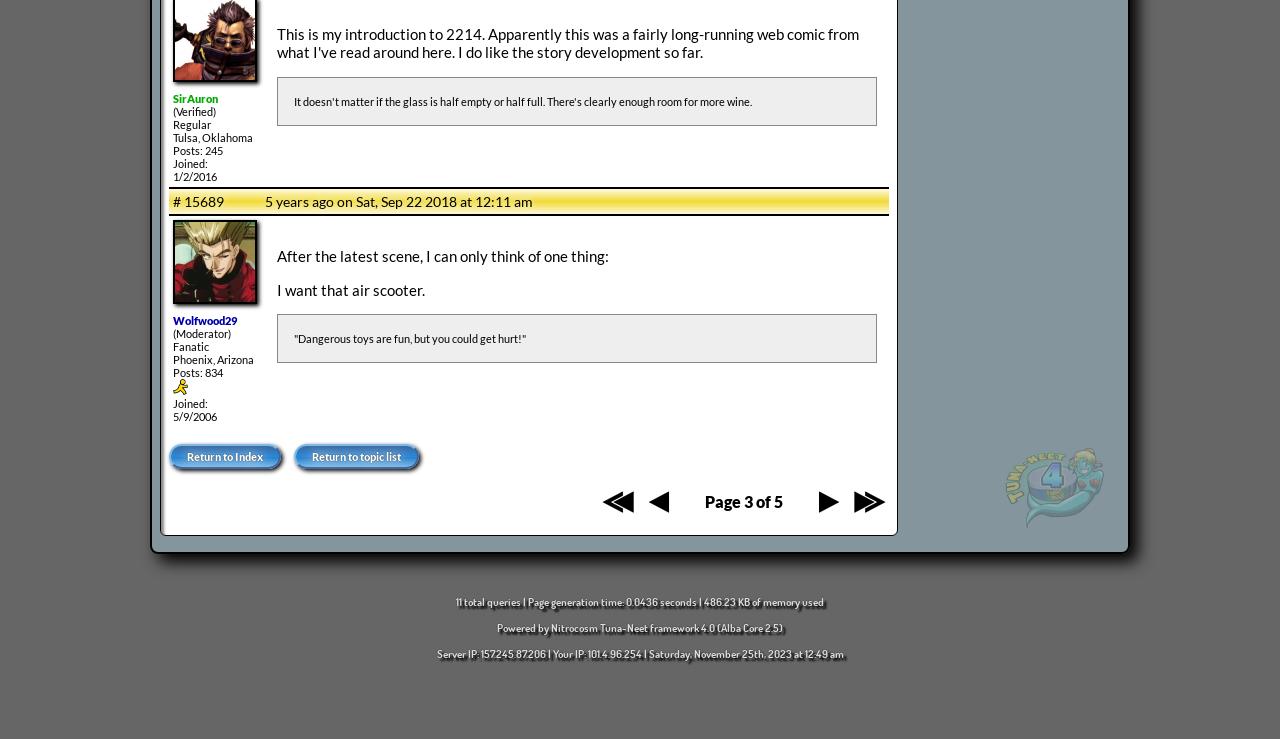 The image size is (1280, 739). What do you see at coordinates (212, 136) in the screenshot?
I see `'Tulsa, Oklahoma'` at bounding box center [212, 136].